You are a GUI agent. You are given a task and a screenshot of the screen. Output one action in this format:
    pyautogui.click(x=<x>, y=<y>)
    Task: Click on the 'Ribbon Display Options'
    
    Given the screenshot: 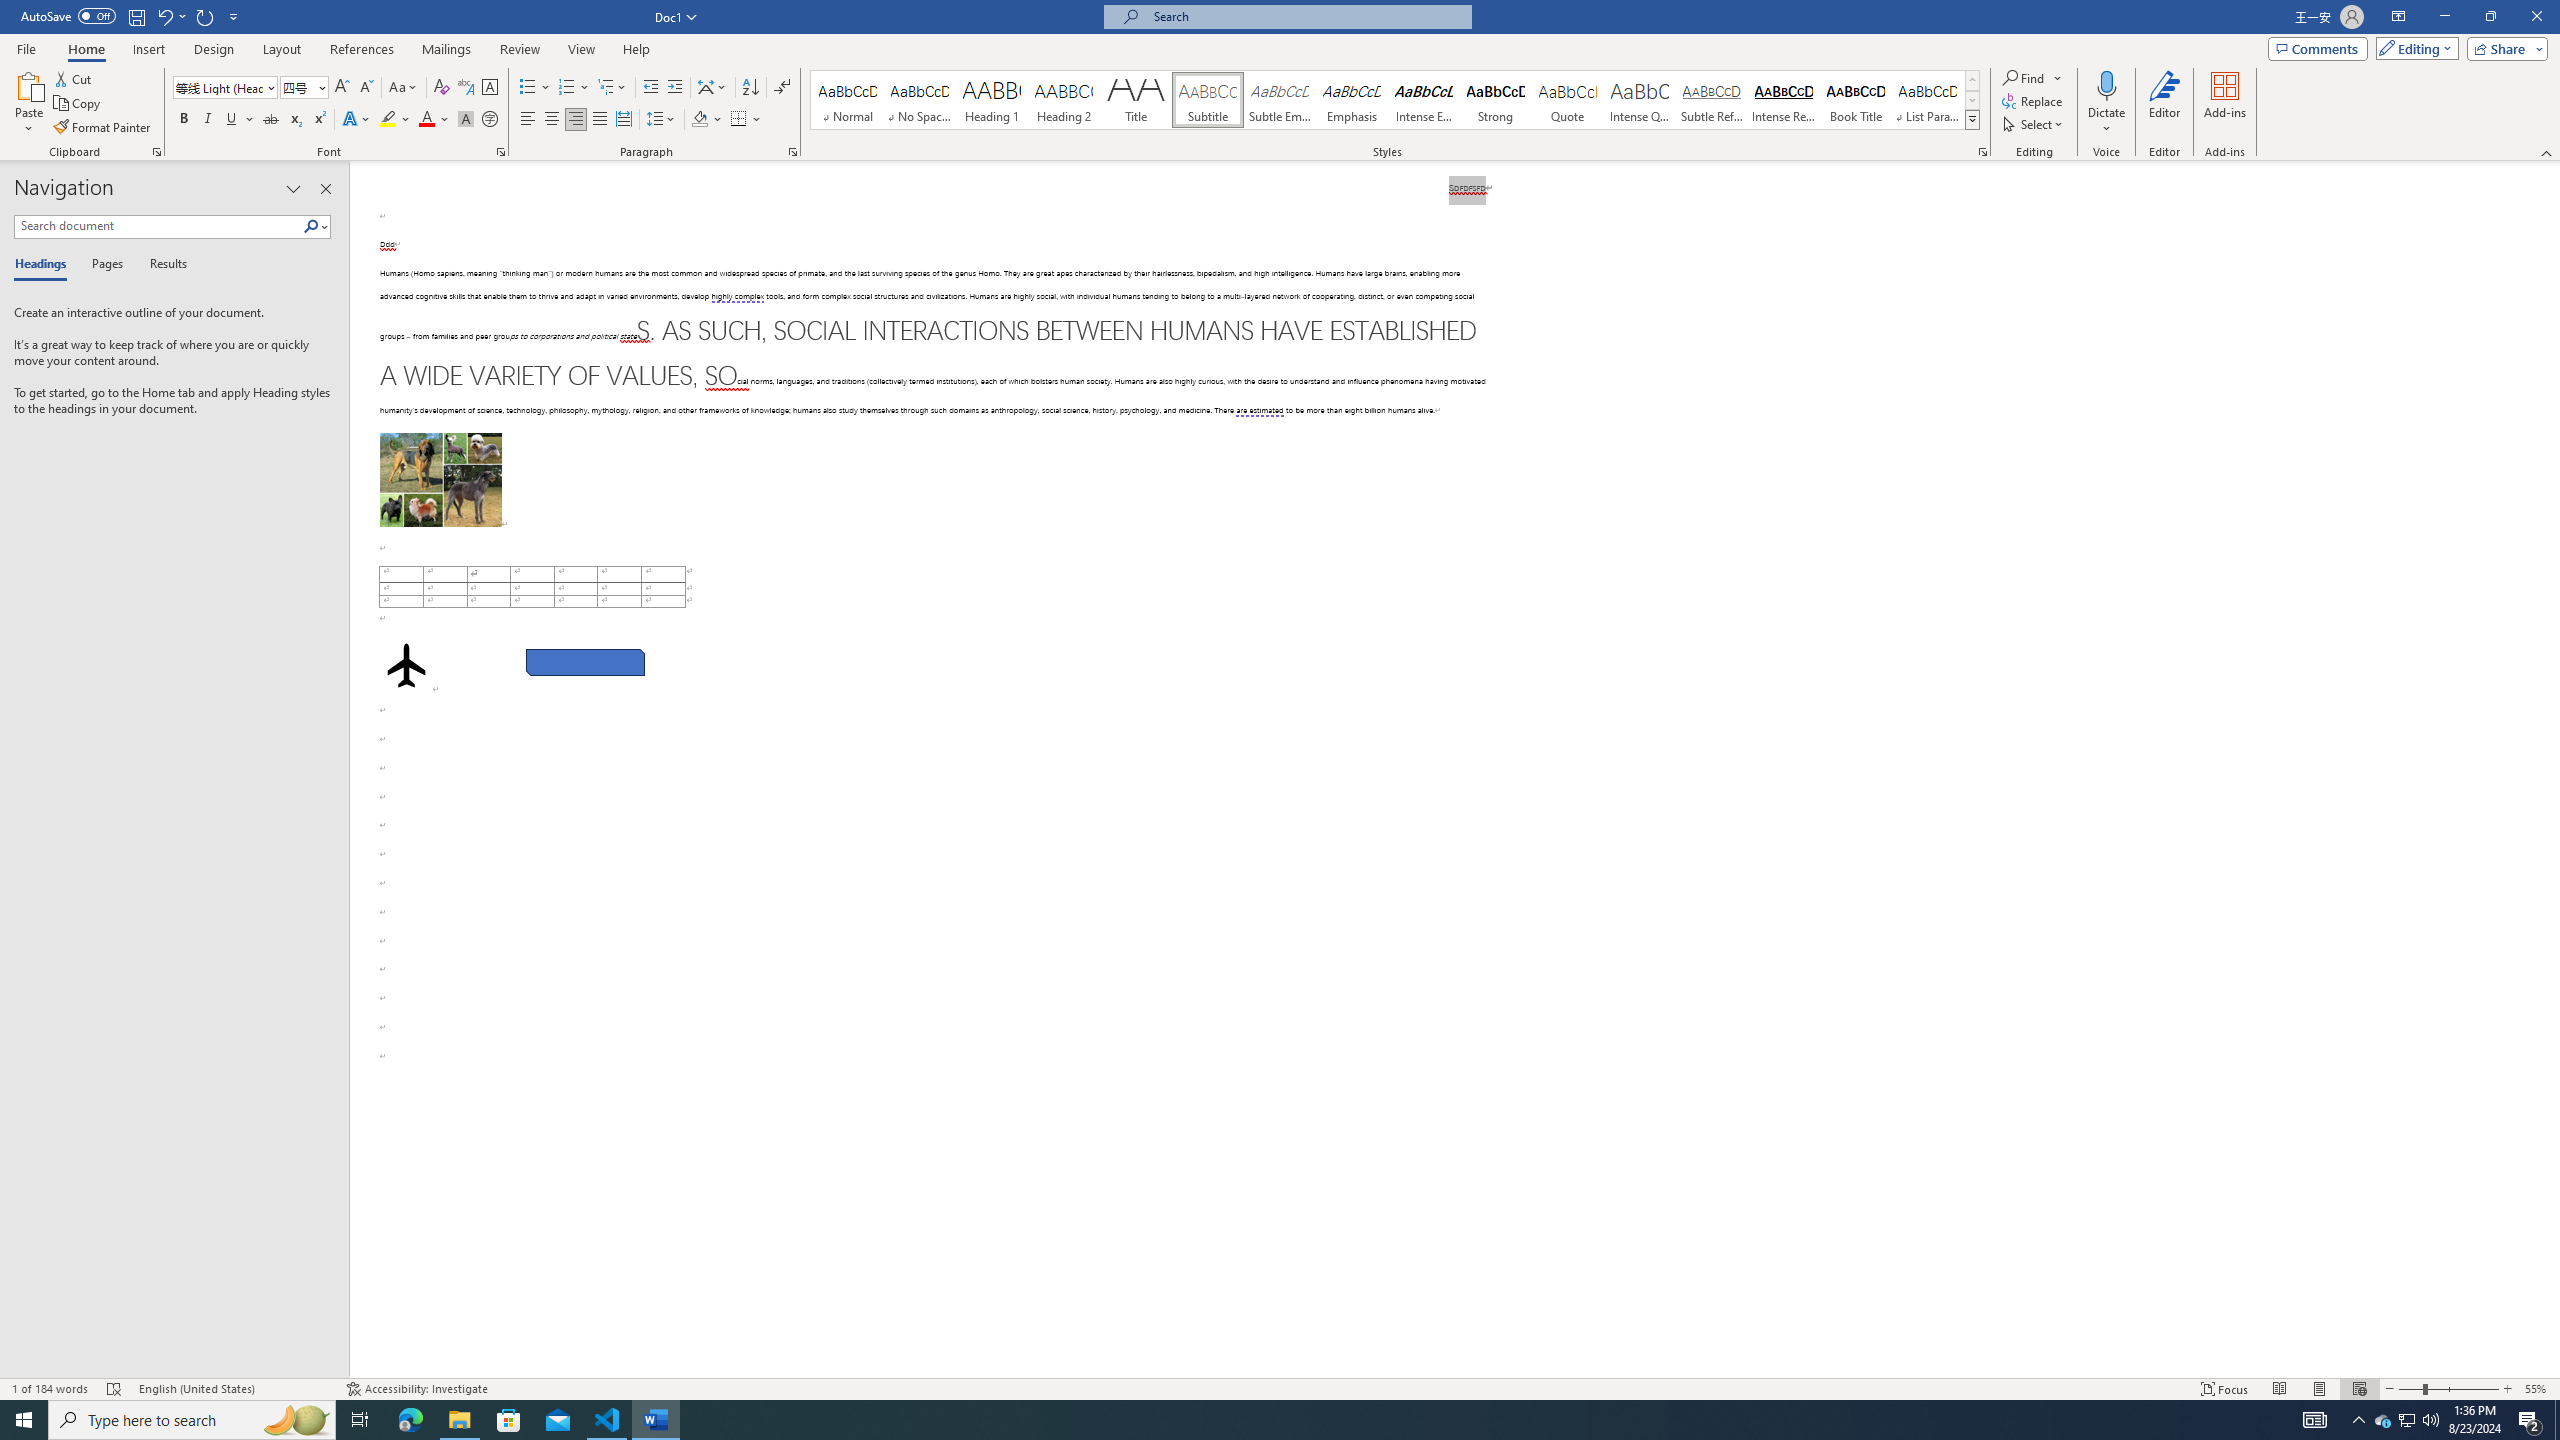 What is the action you would take?
    pyautogui.click(x=2397, y=16)
    